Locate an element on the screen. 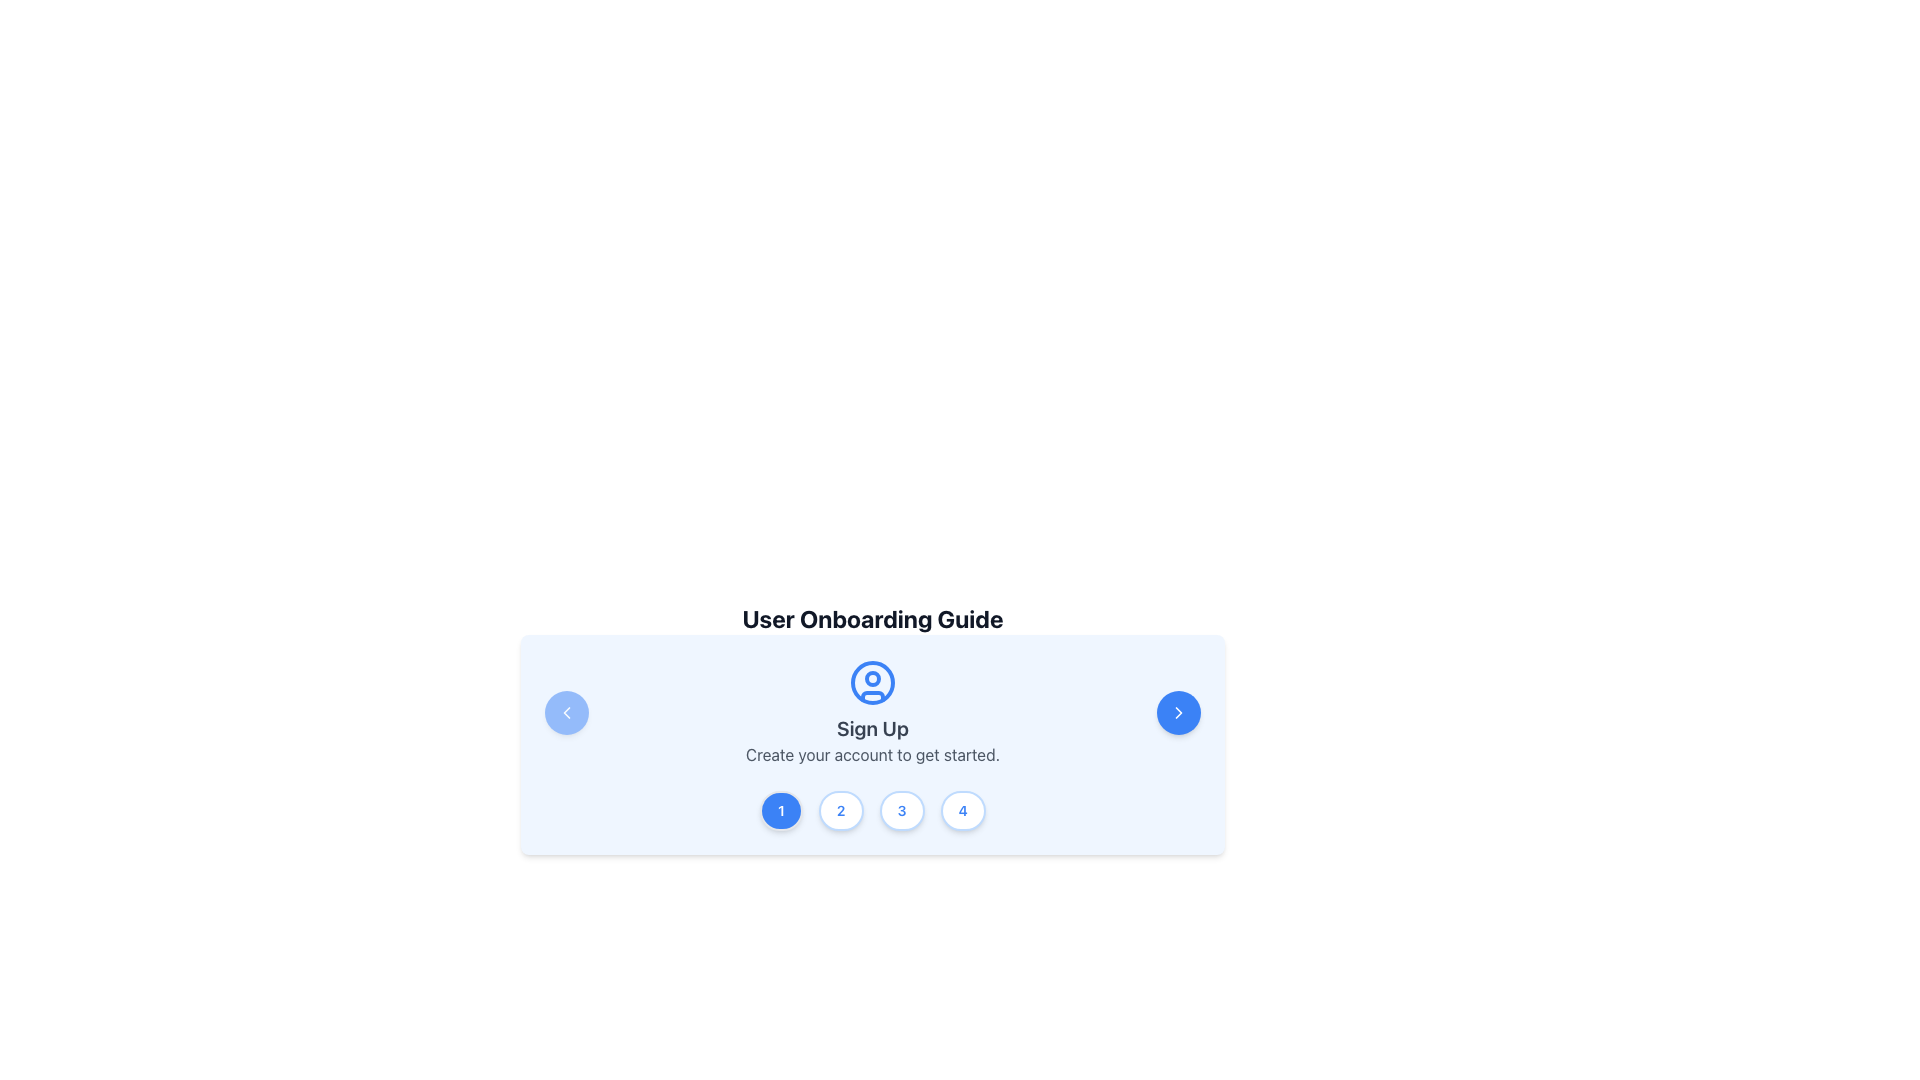 The height and width of the screenshot is (1080, 1920). the text label that reads 'Create your account to get started.' which is styled in a medium-sized, clean sans-serif font and located within a card-like component with a light blue background is located at coordinates (873, 755).